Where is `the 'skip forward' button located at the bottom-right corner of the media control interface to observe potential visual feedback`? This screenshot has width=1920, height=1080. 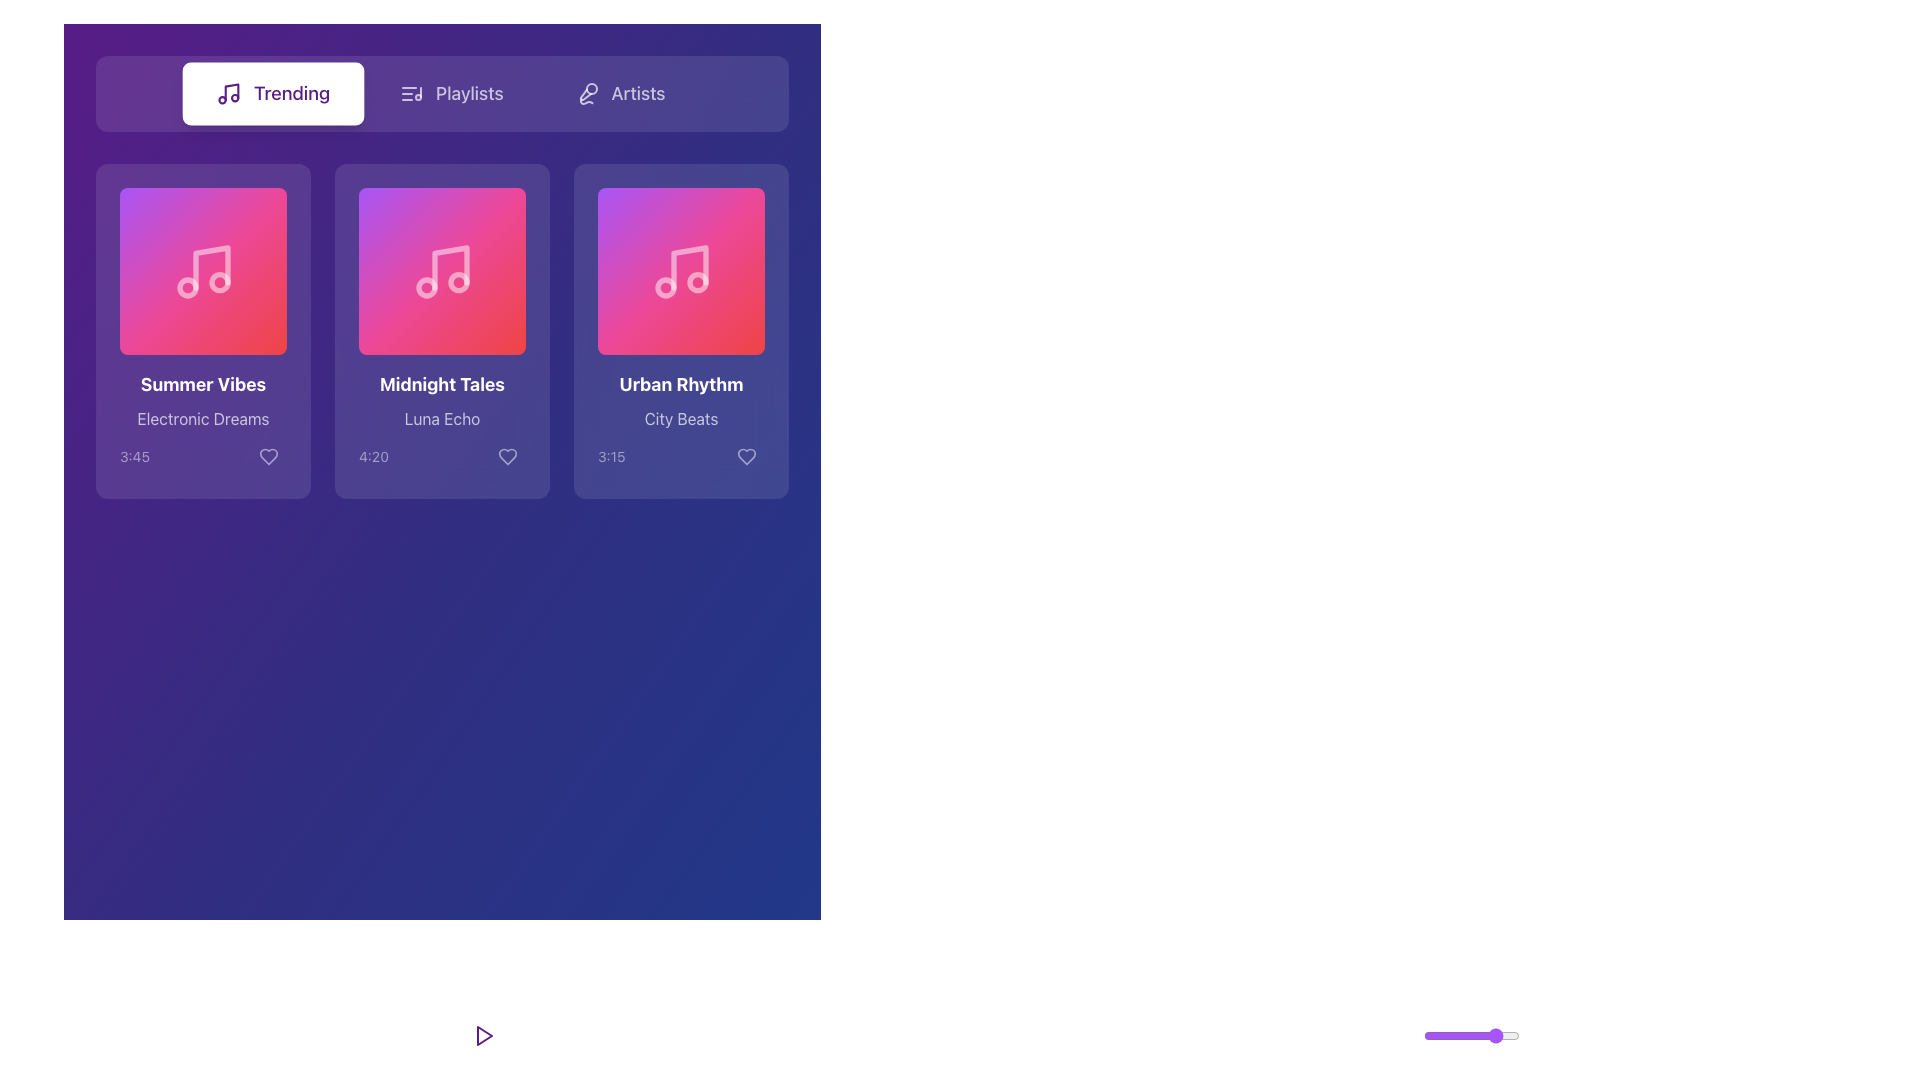
the 'skip forward' button located at the bottom-right corner of the media control interface to observe potential visual feedback is located at coordinates (547, 1035).